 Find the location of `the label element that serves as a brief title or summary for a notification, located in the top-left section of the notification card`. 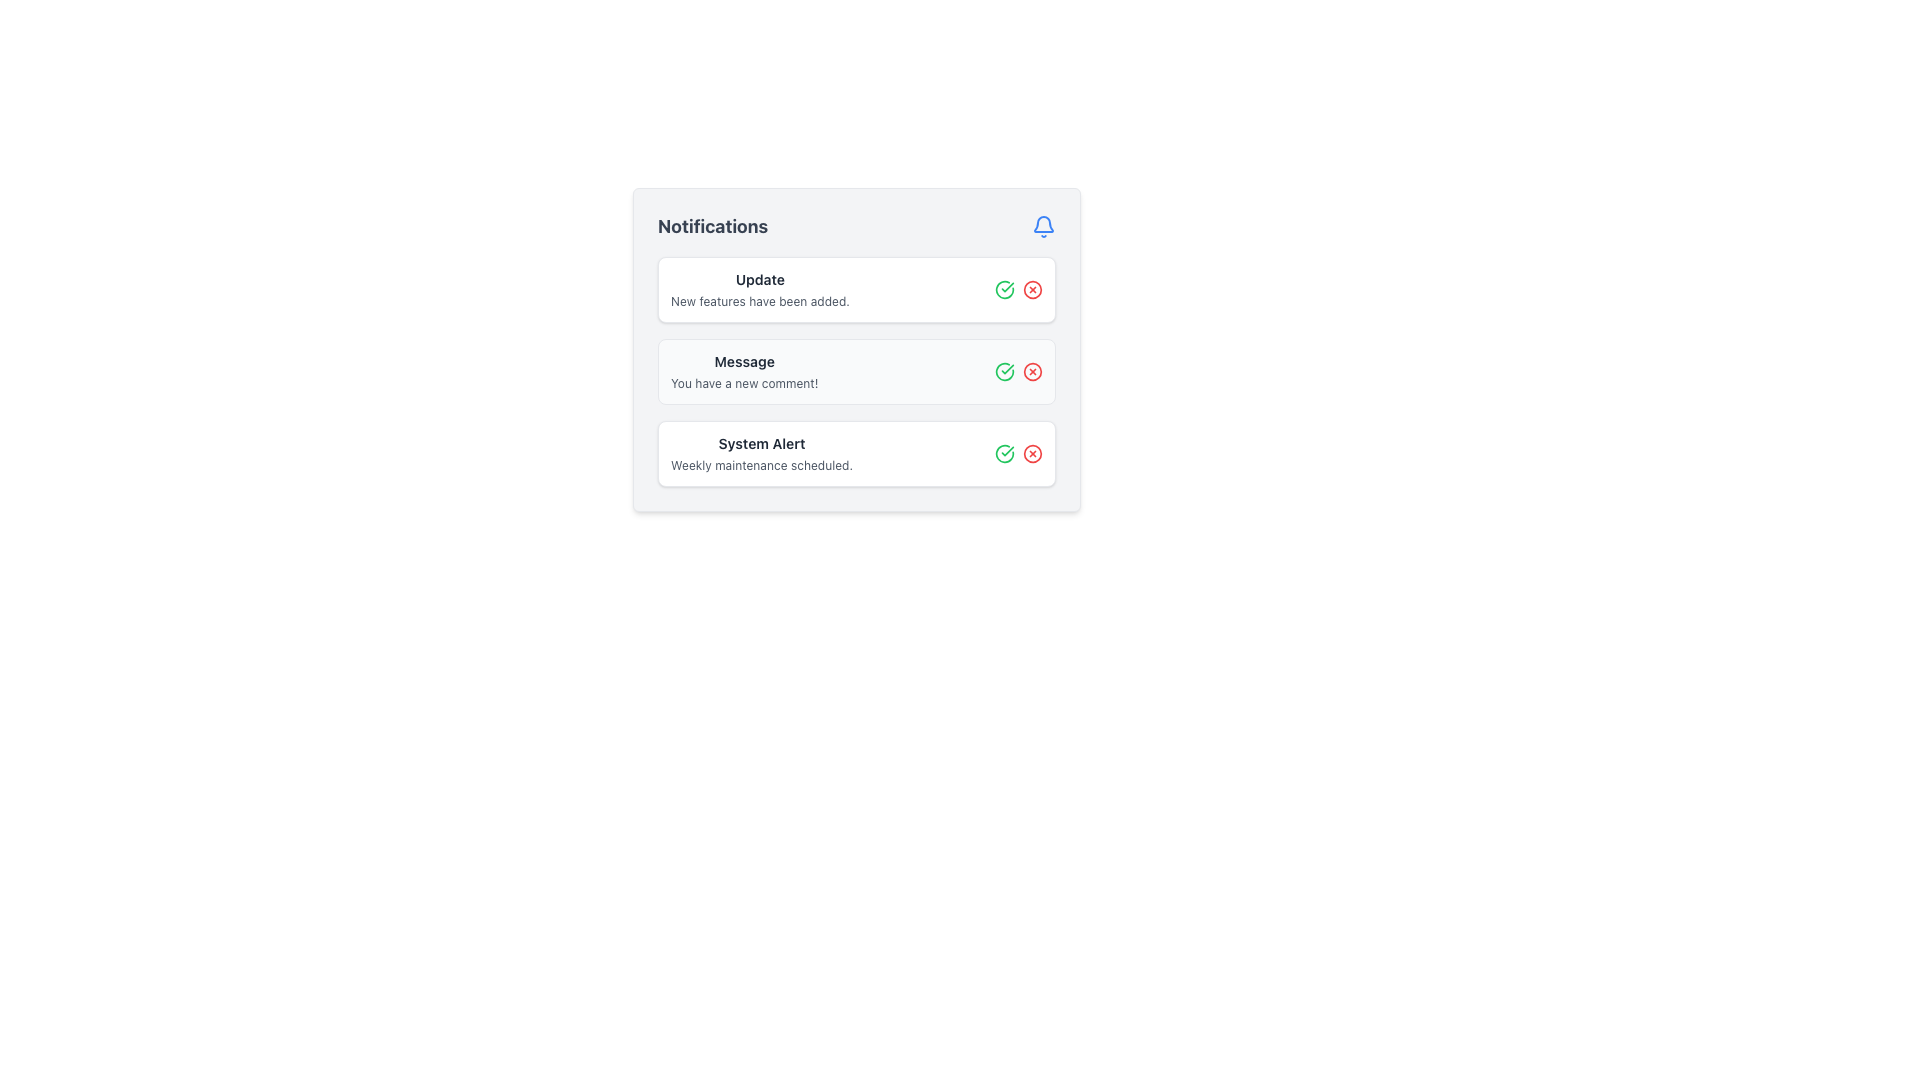

the label element that serves as a brief title or summary for a notification, located in the top-left section of the notification card is located at coordinates (759, 280).